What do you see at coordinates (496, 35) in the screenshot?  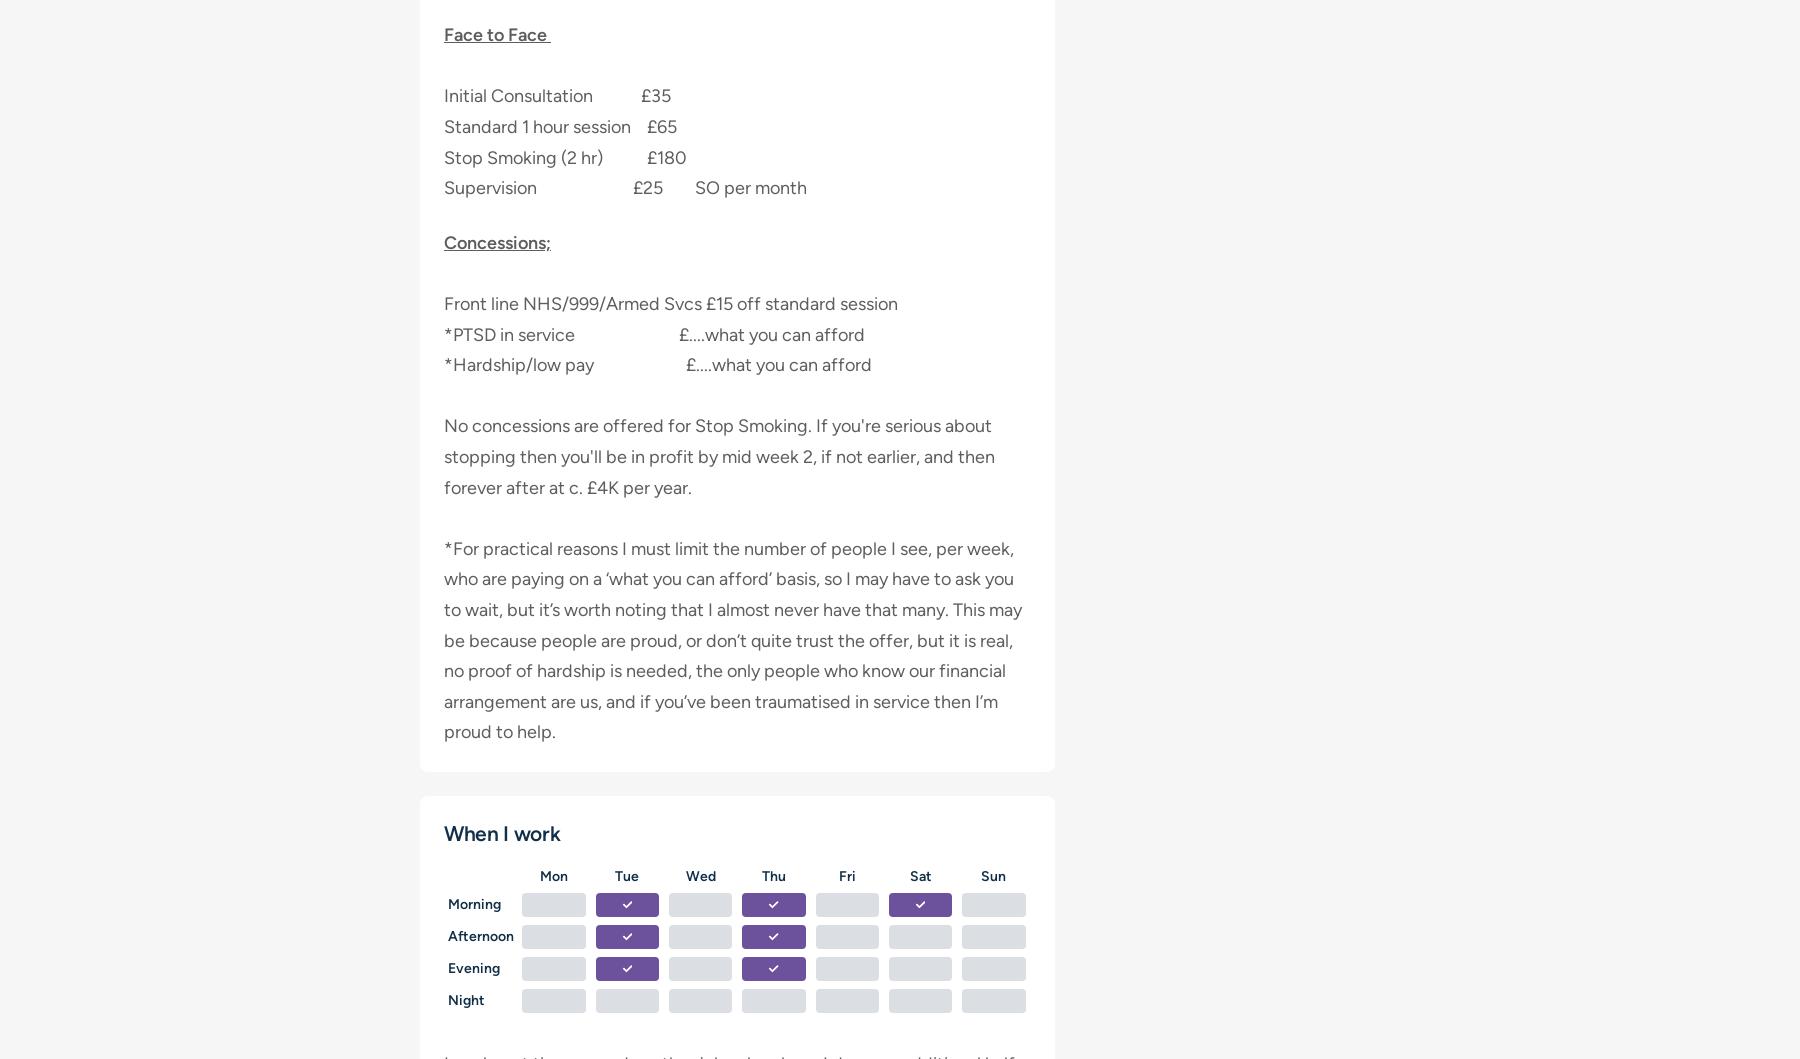 I see `'Face to Face'` at bounding box center [496, 35].